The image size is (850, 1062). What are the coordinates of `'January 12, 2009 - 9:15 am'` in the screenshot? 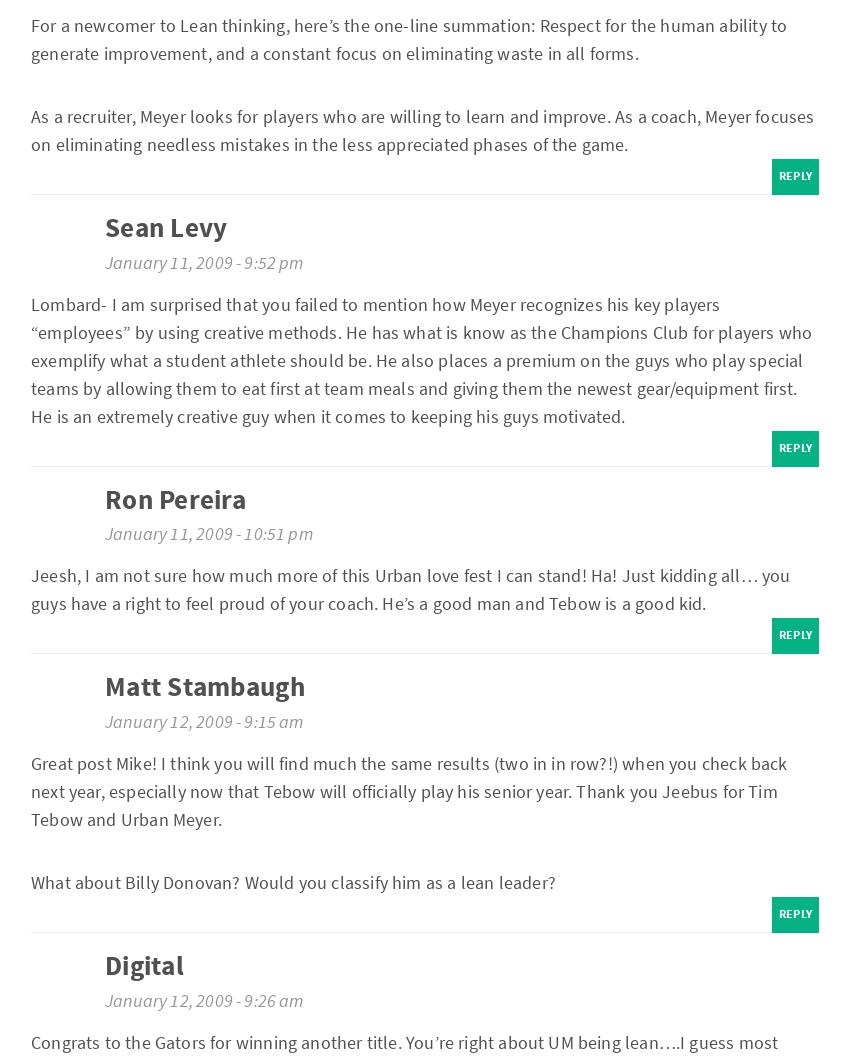 It's located at (203, 721).